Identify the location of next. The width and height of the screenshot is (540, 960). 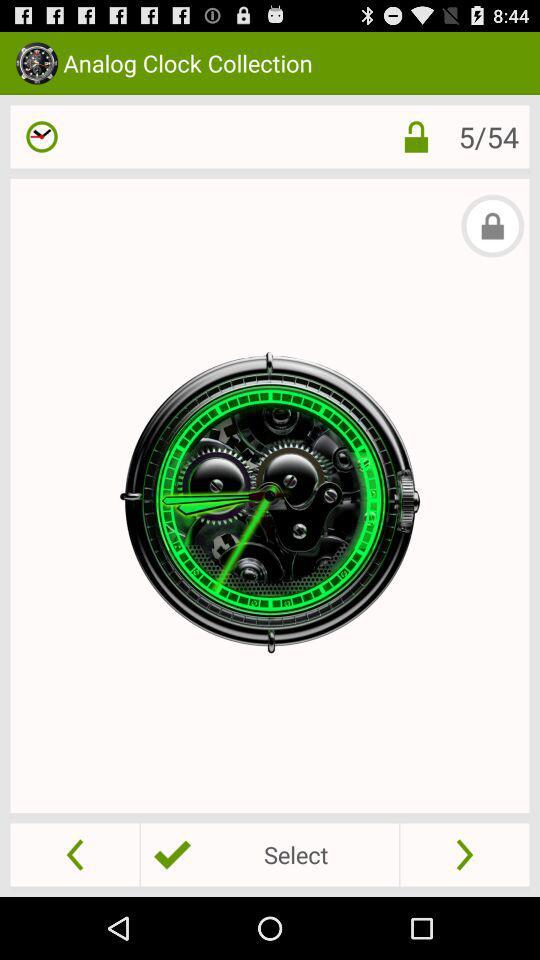
(464, 853).